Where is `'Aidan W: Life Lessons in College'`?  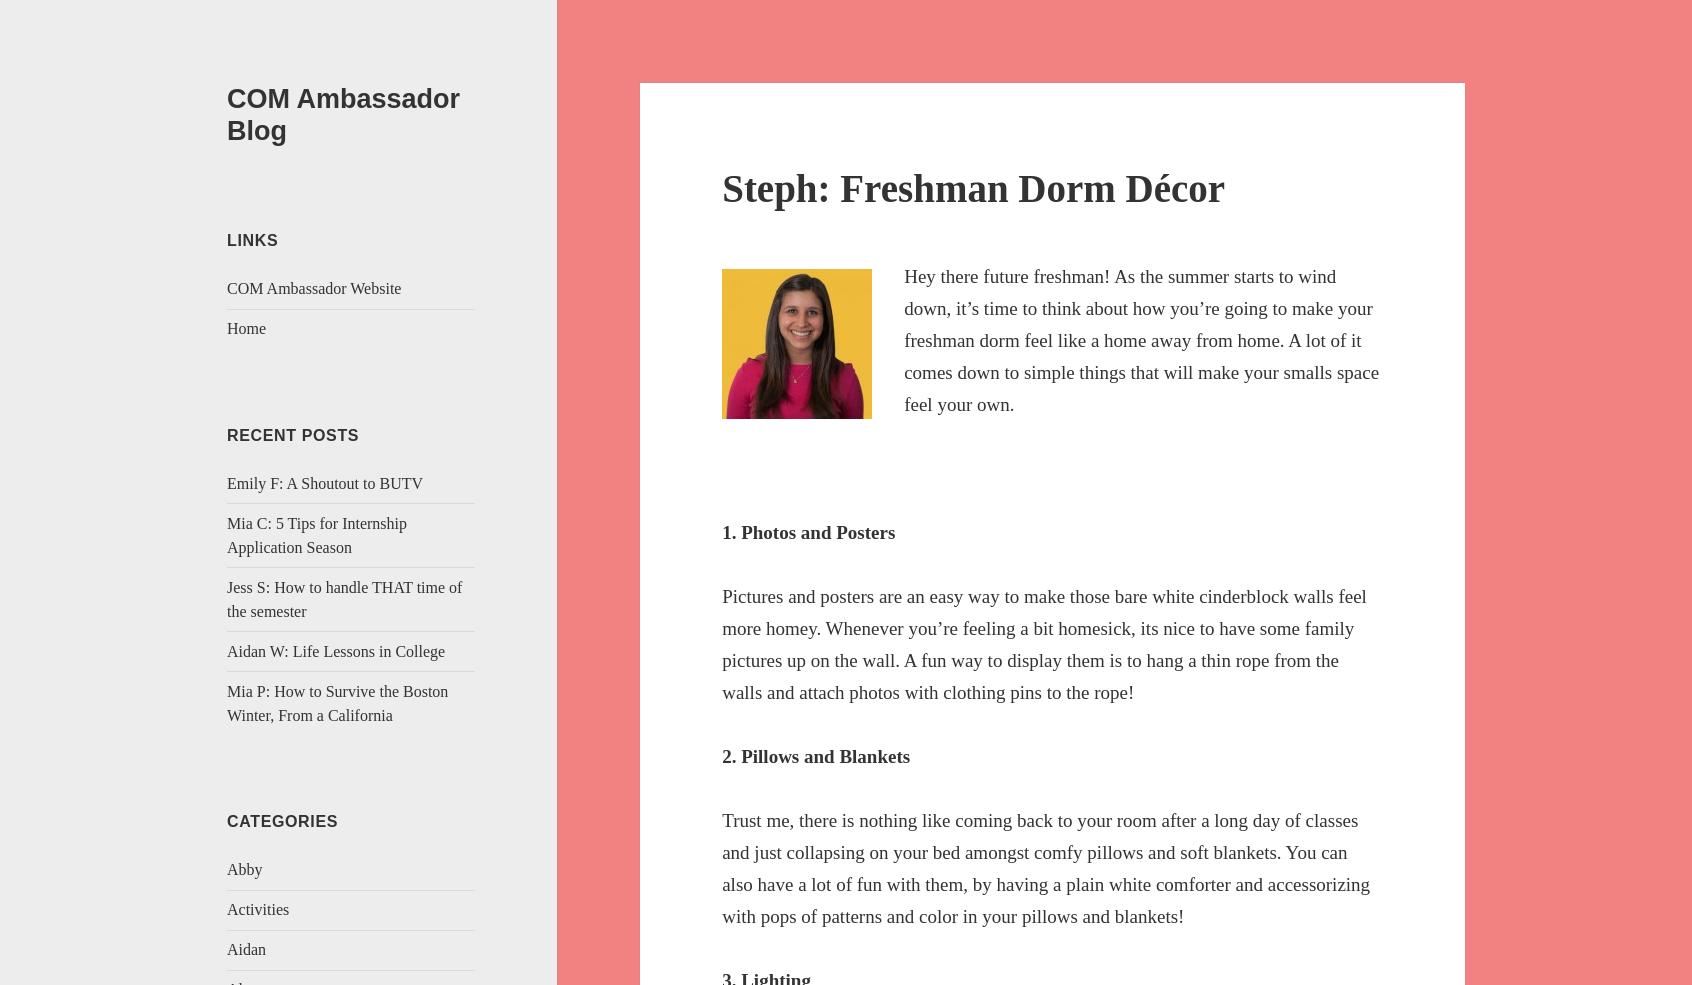 'Aidan W: Life Lessons in College' is located at coordinates (335, 649).